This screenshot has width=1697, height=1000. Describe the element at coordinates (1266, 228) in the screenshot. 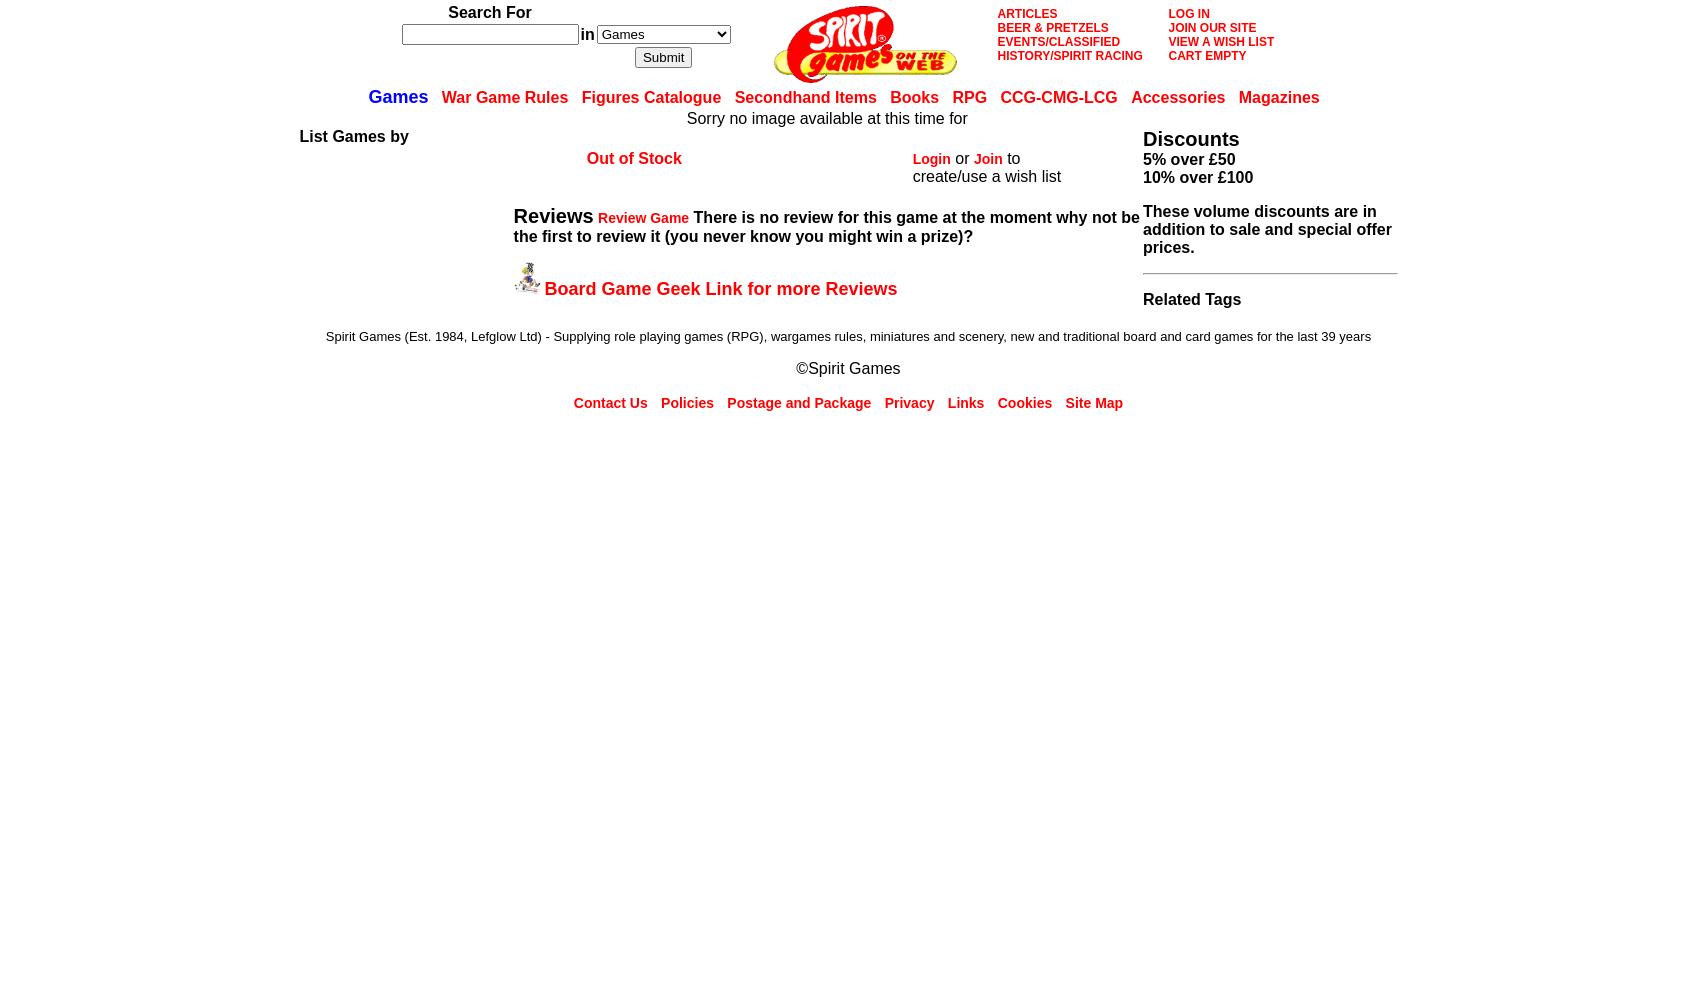

I see `'These volume discounts are in addition to sale and special offer prices.'` at that location.